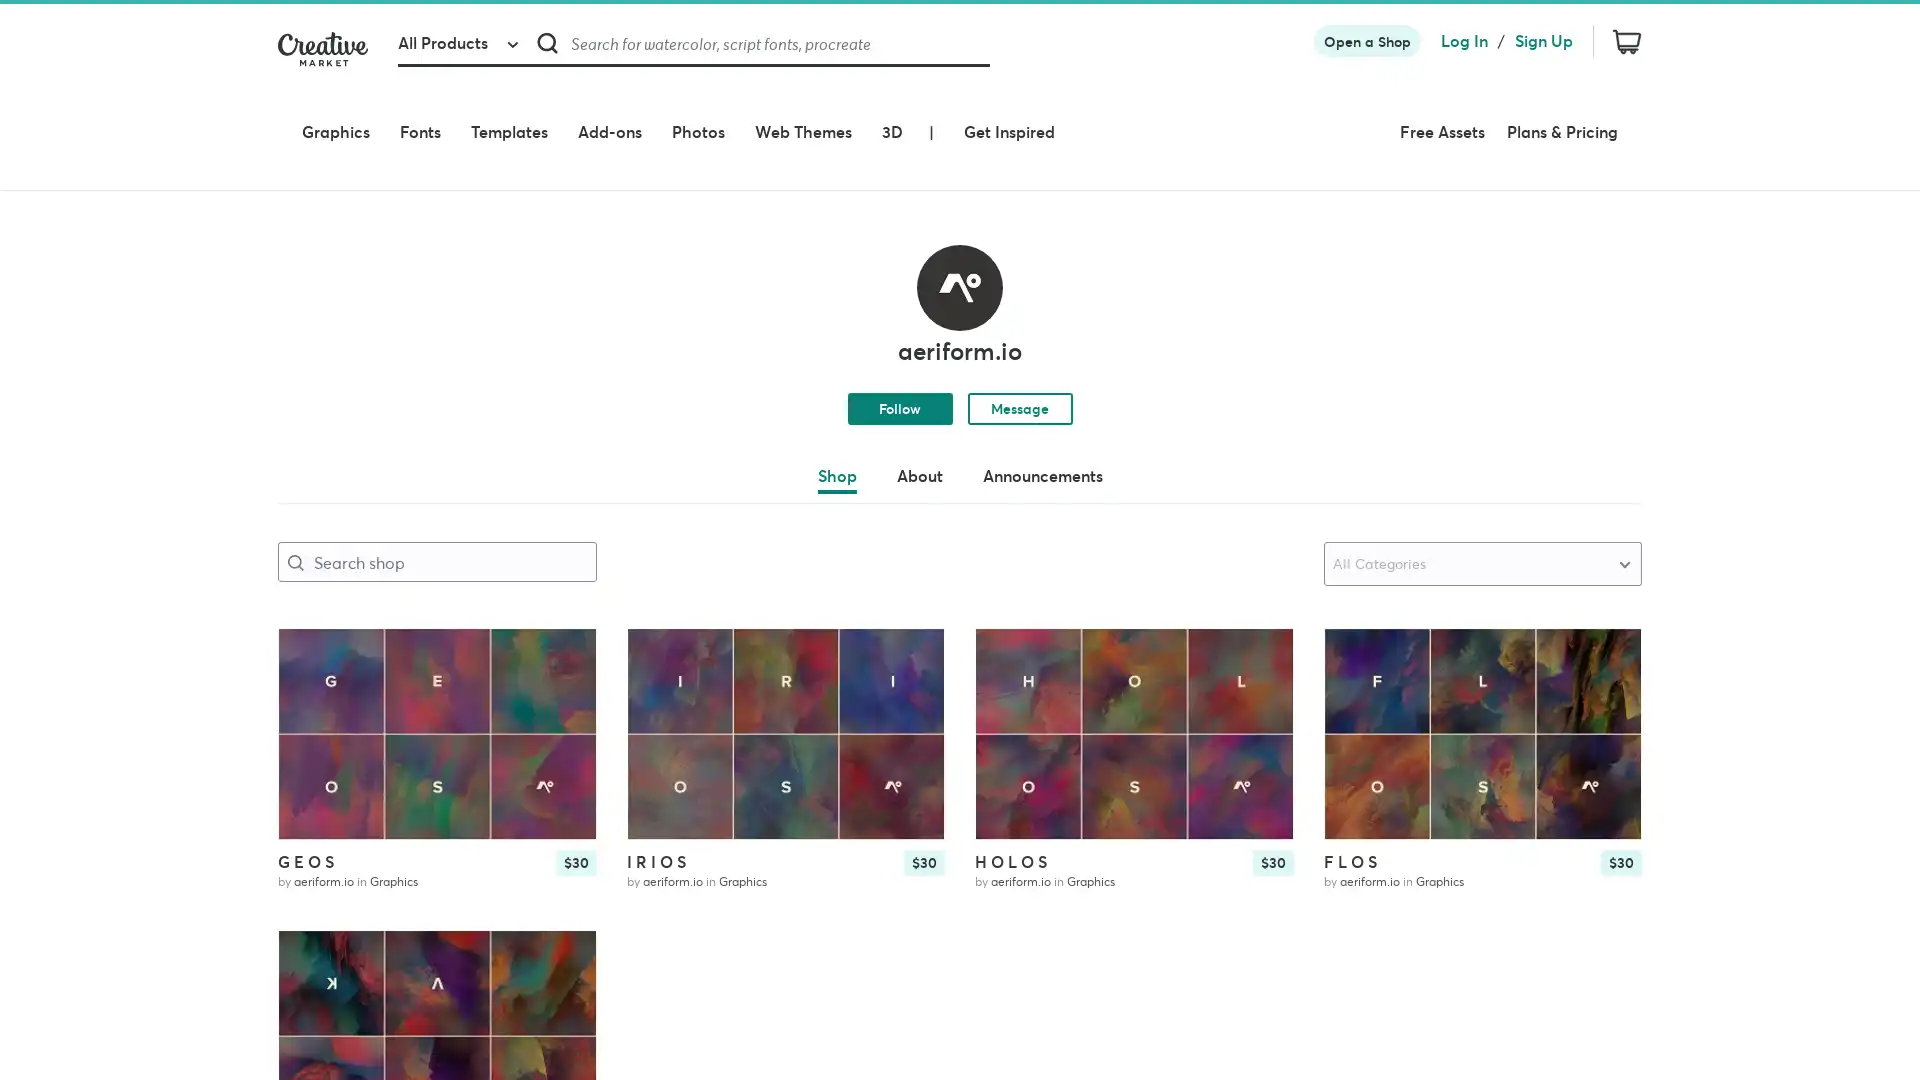 The height and width of the screenshot is (1080, 1920). Describe the element at coordinates (1609, 618) in the screenshot. I see `Save` at that location.